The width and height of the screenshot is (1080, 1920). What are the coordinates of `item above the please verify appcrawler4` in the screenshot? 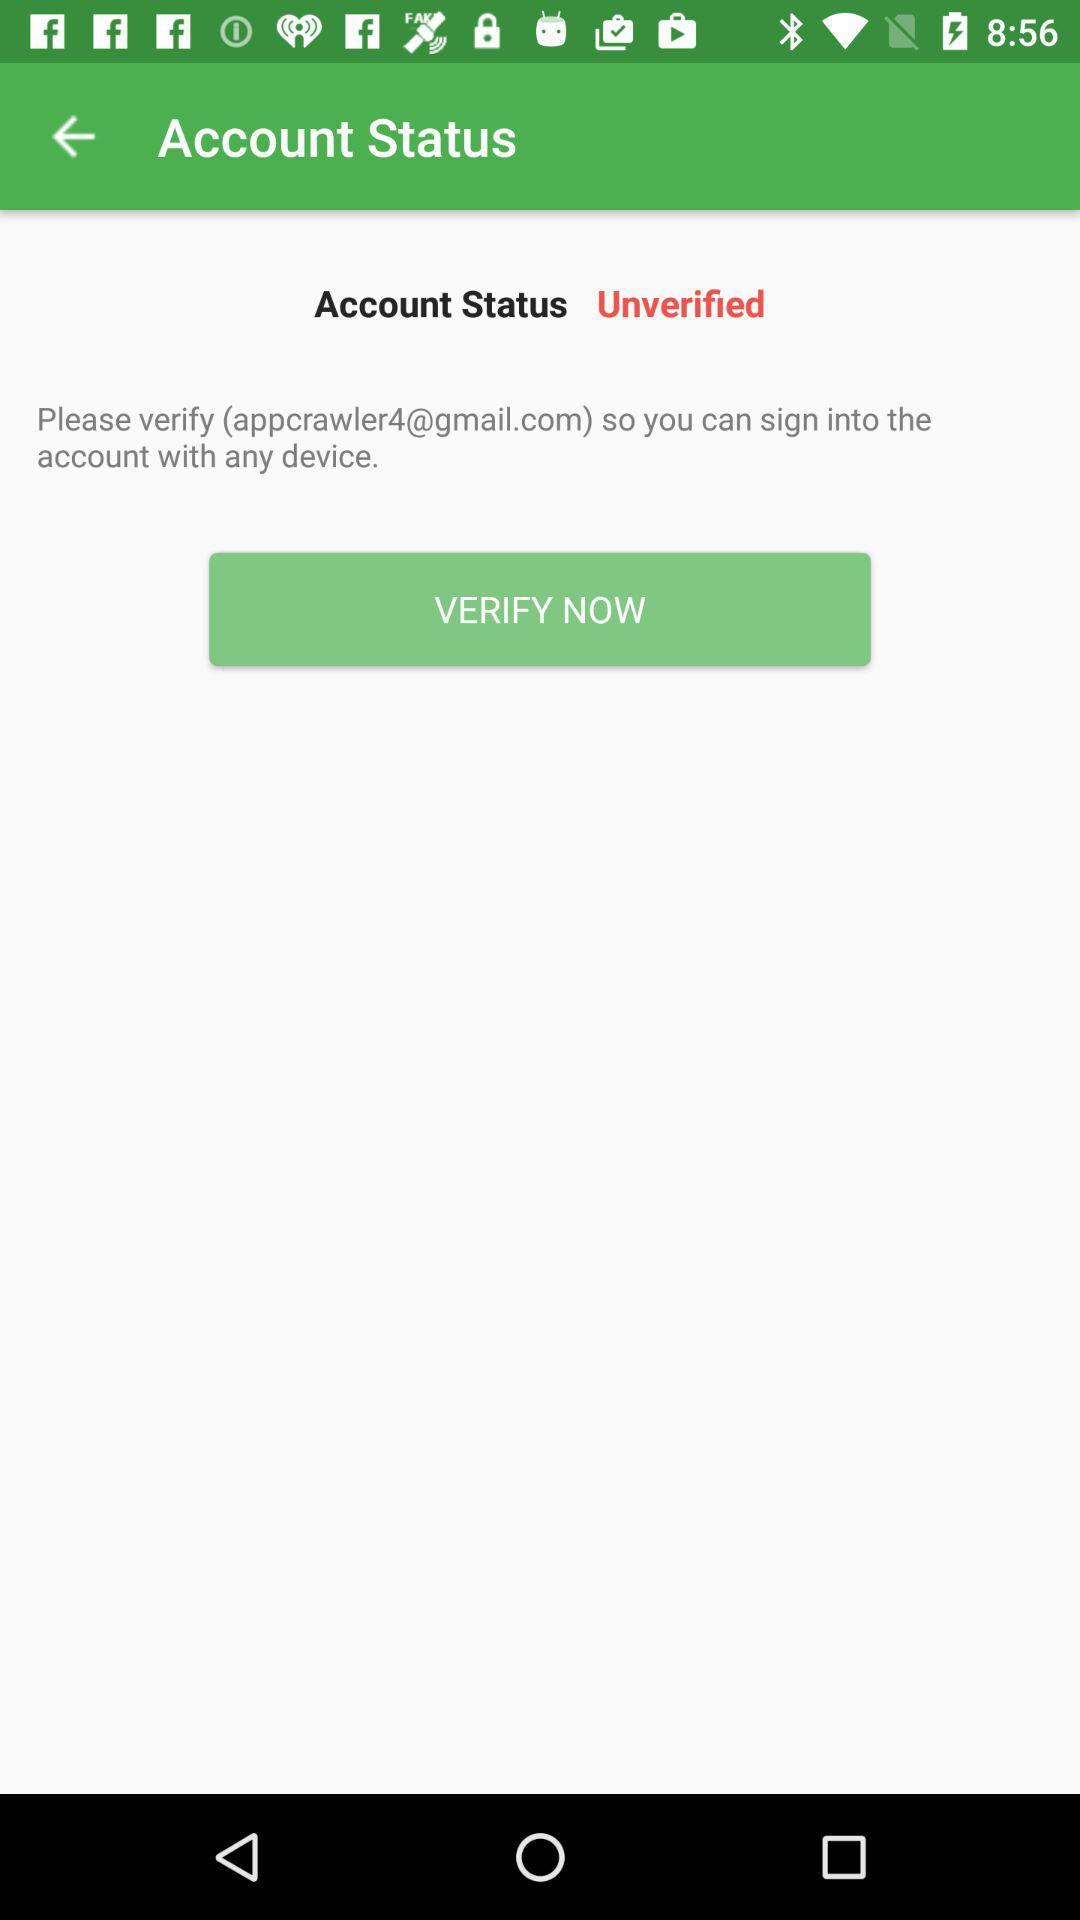 It's located at (72, 135).